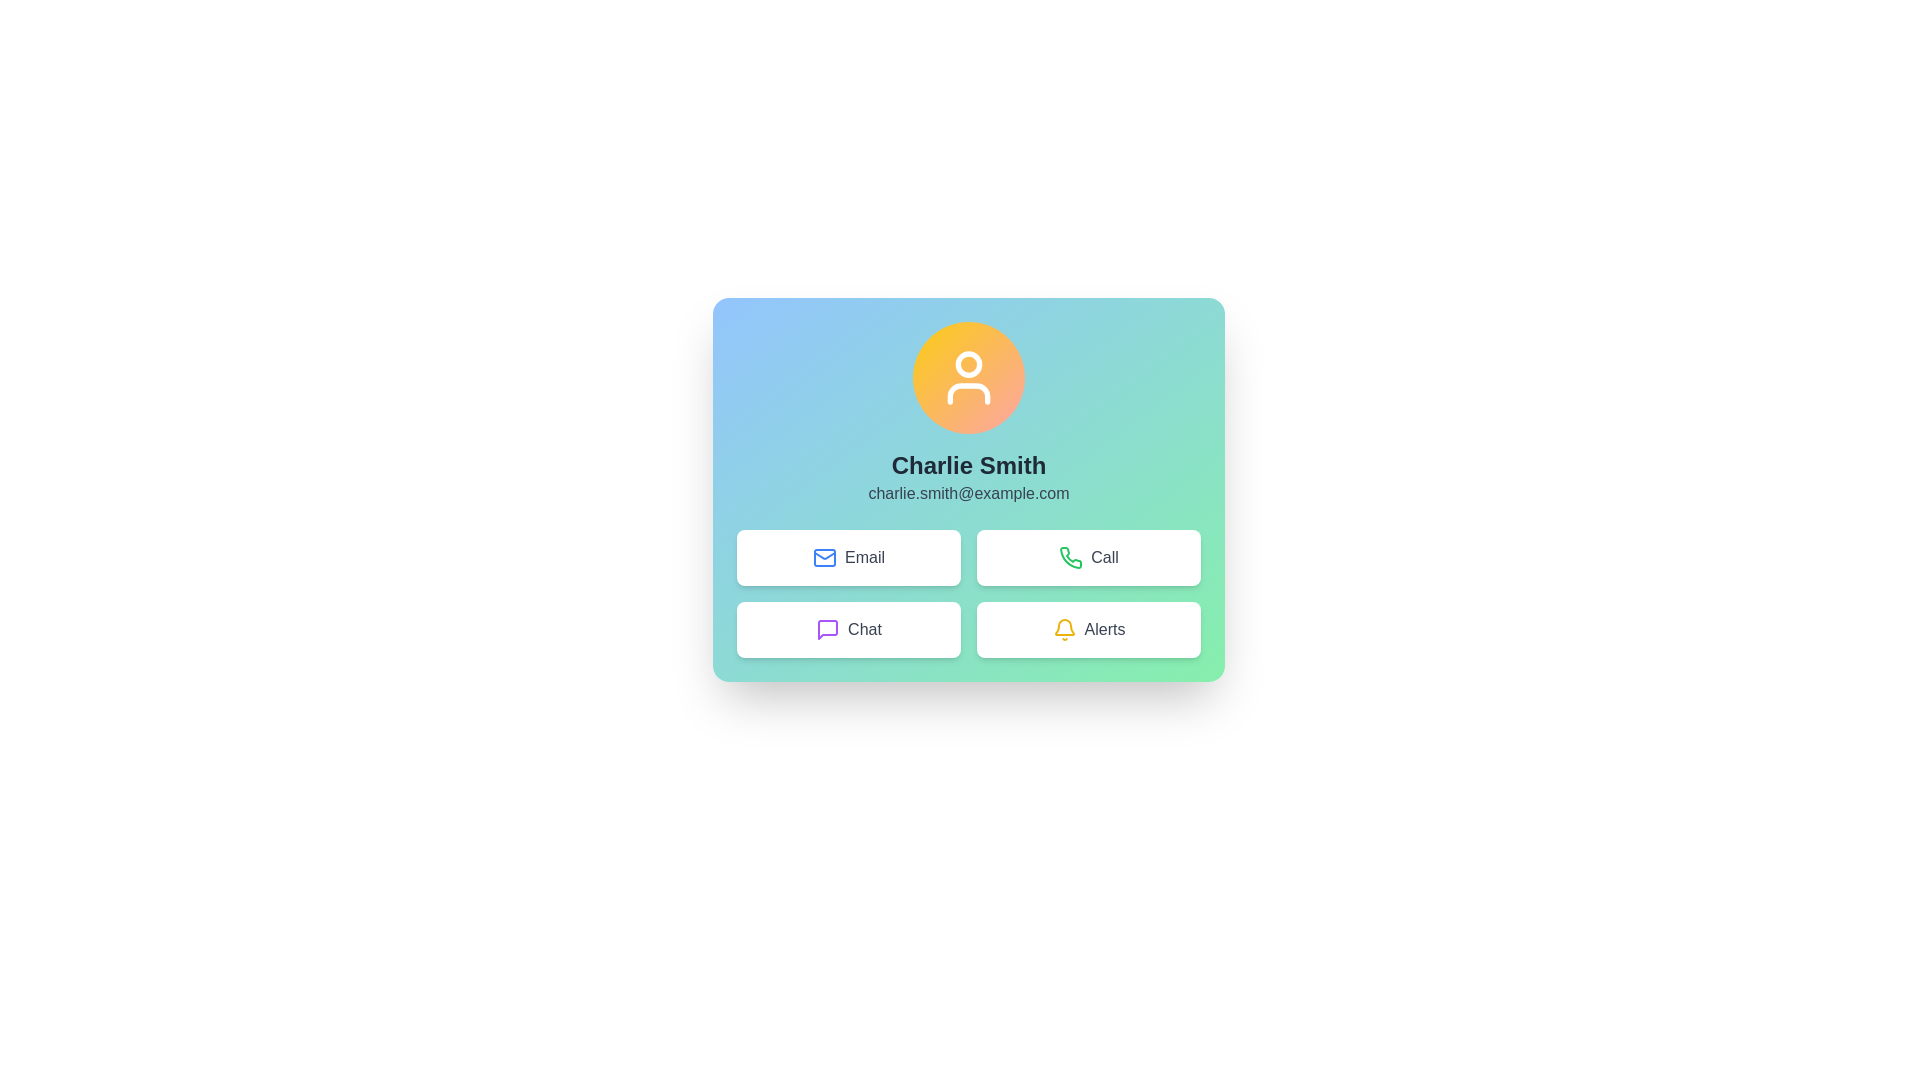 This screenshot has height=1080, width=1920. What do you see at coordinates (849, 558) in the screenshot?
I see `the 'Email' button, which is a rectangular button with rounded corners, a white background, a blue envelope icon on the left, and dark gray text that reads 'Email'` at bounding box center [849, 558].